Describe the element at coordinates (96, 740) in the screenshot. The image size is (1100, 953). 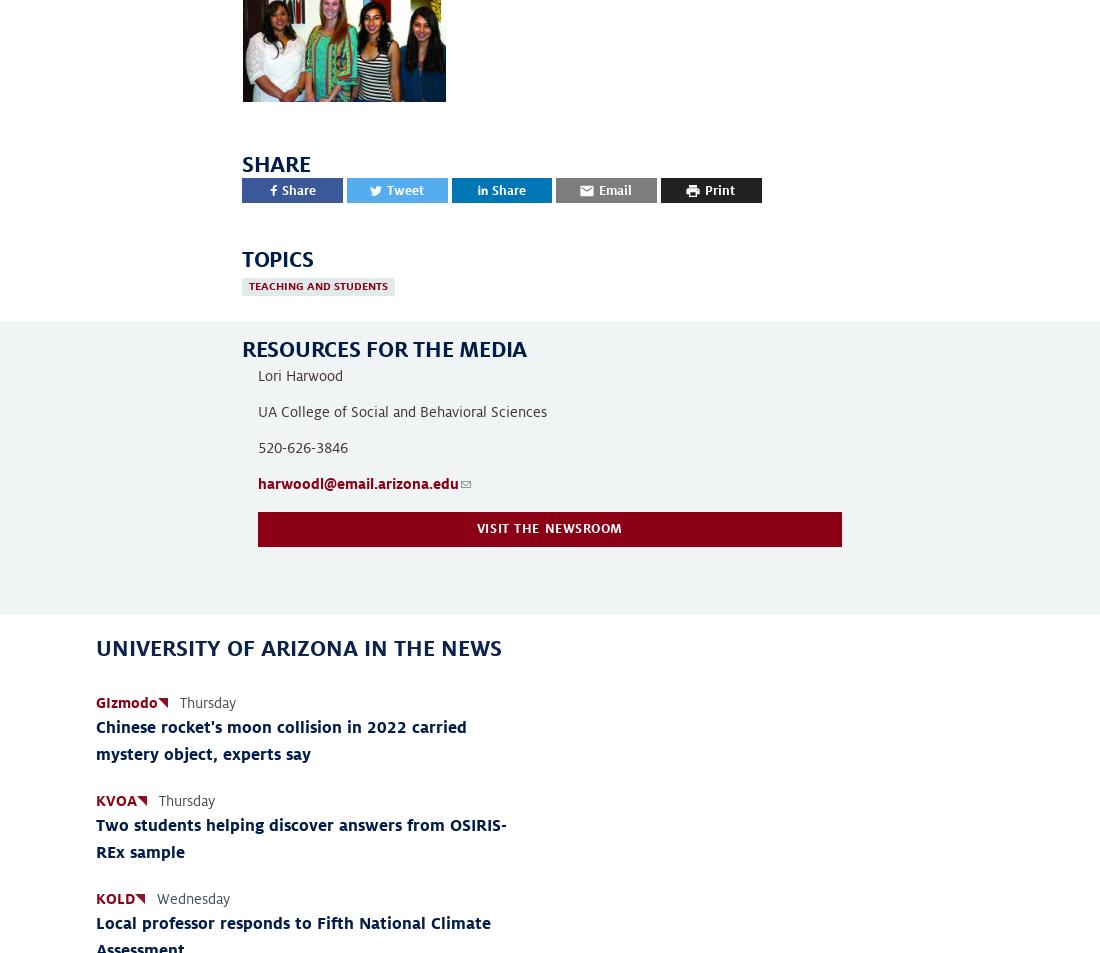
I see `'Chinese rocket's moon collision in 2022 carried mystery object, experts say'` at that location.